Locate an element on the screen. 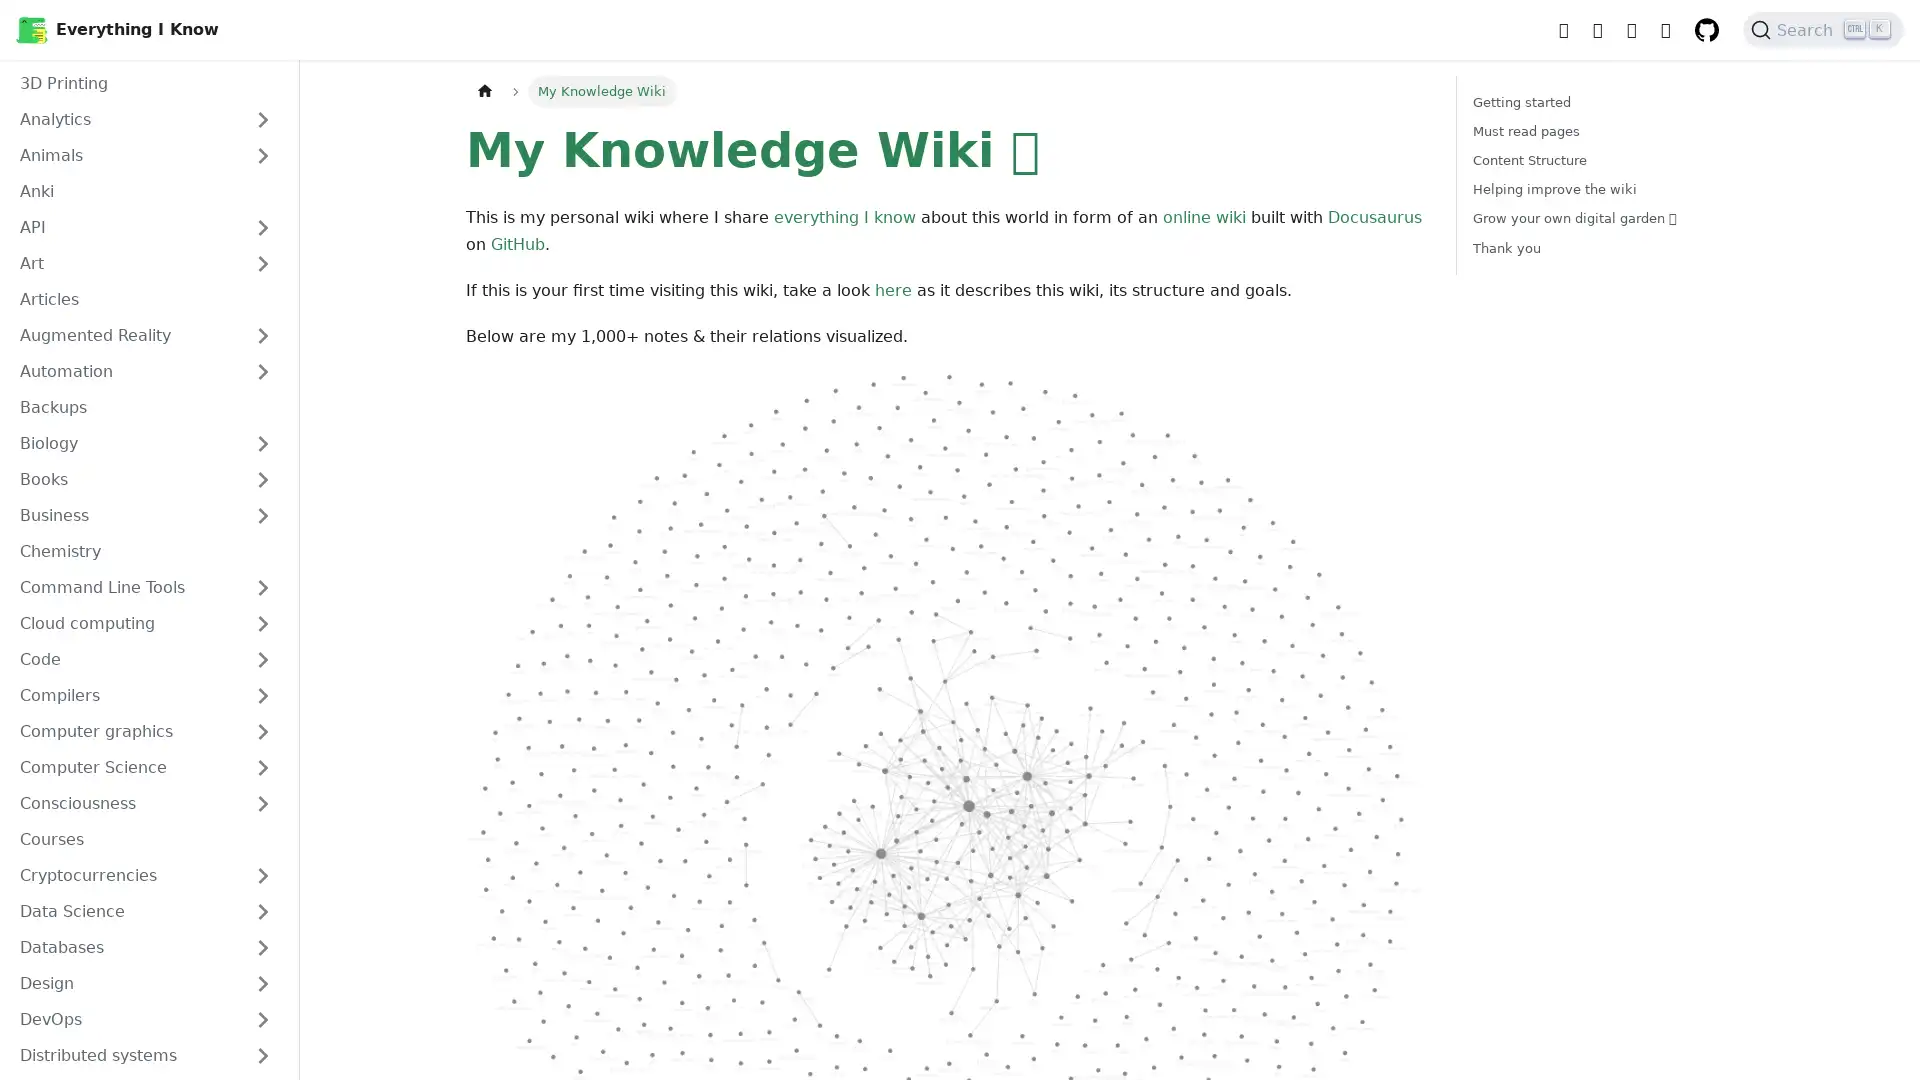 The height and width of the screenshot is (1080, 1920). Toggle the collapsible sidebar category 'Biology' is located at coordinates (262, 442).